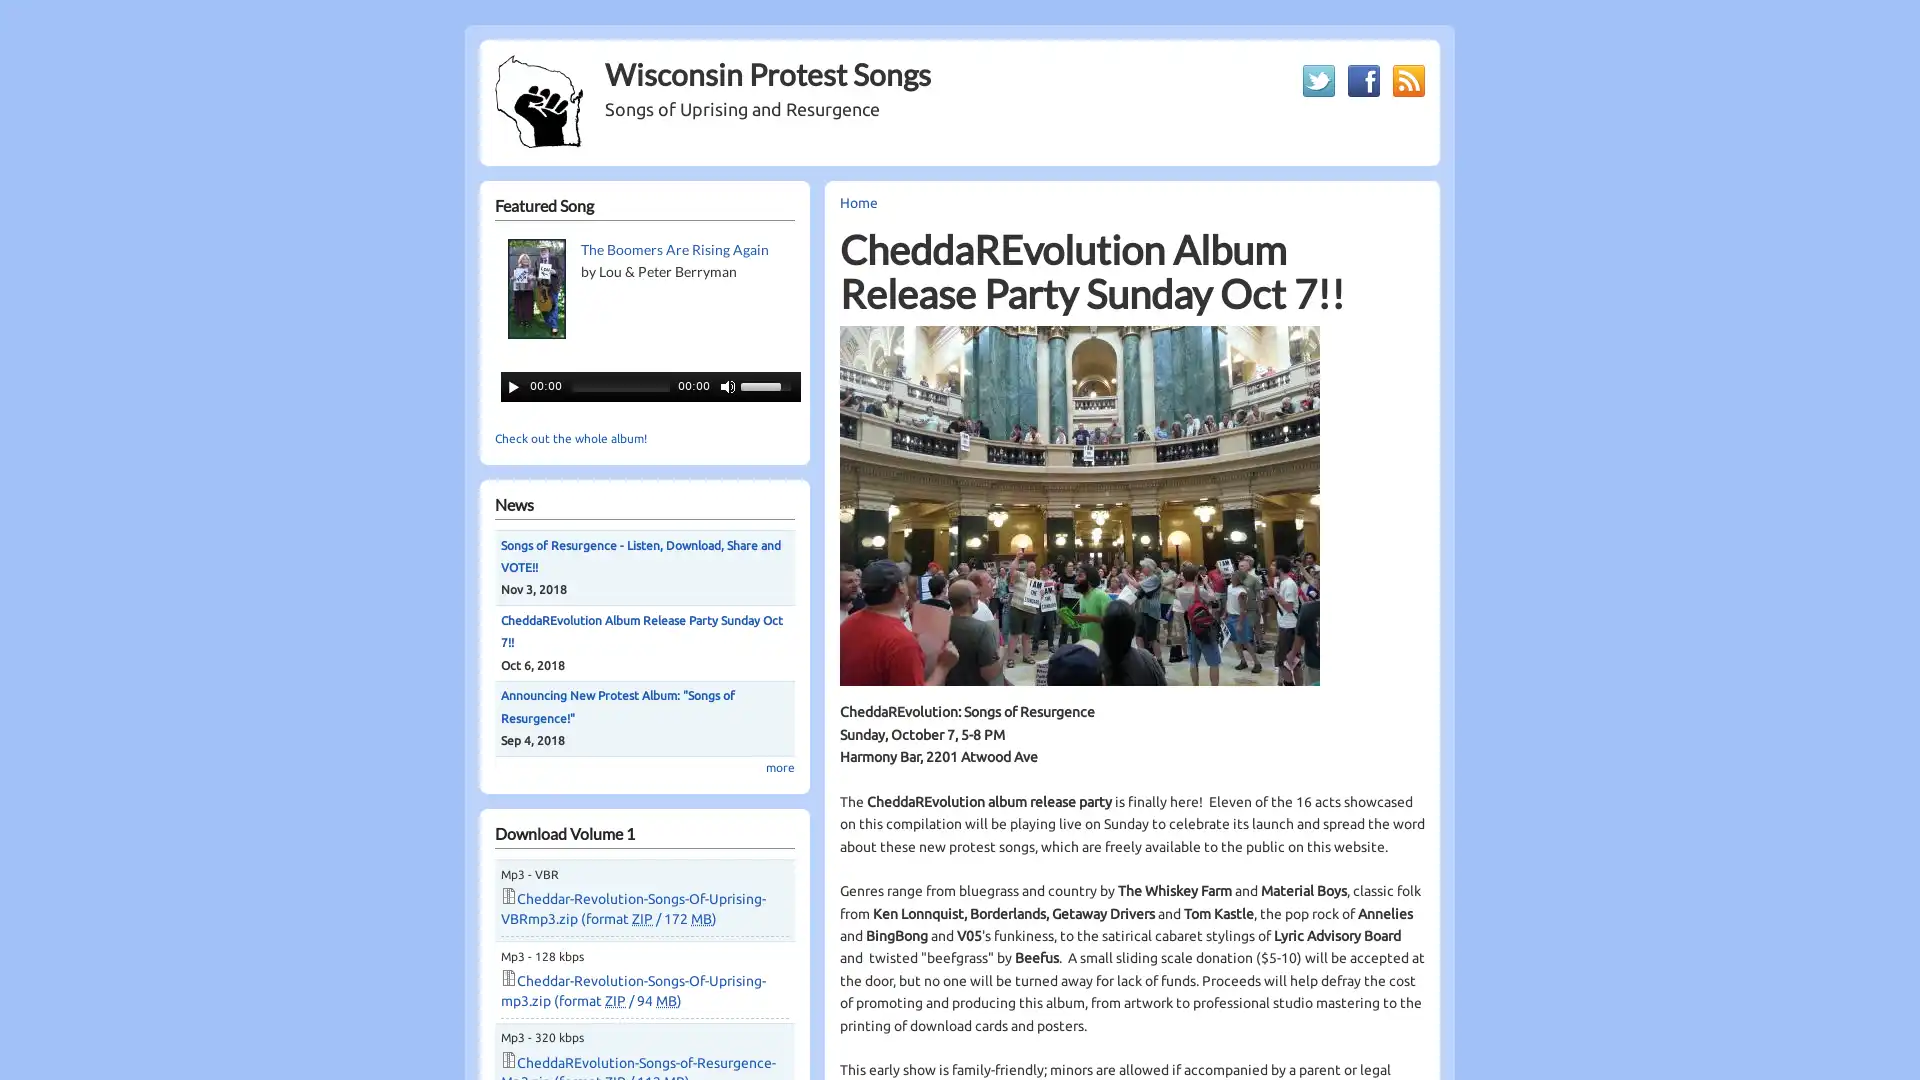  I want to click on Mute Toggle, so click(727, 385).